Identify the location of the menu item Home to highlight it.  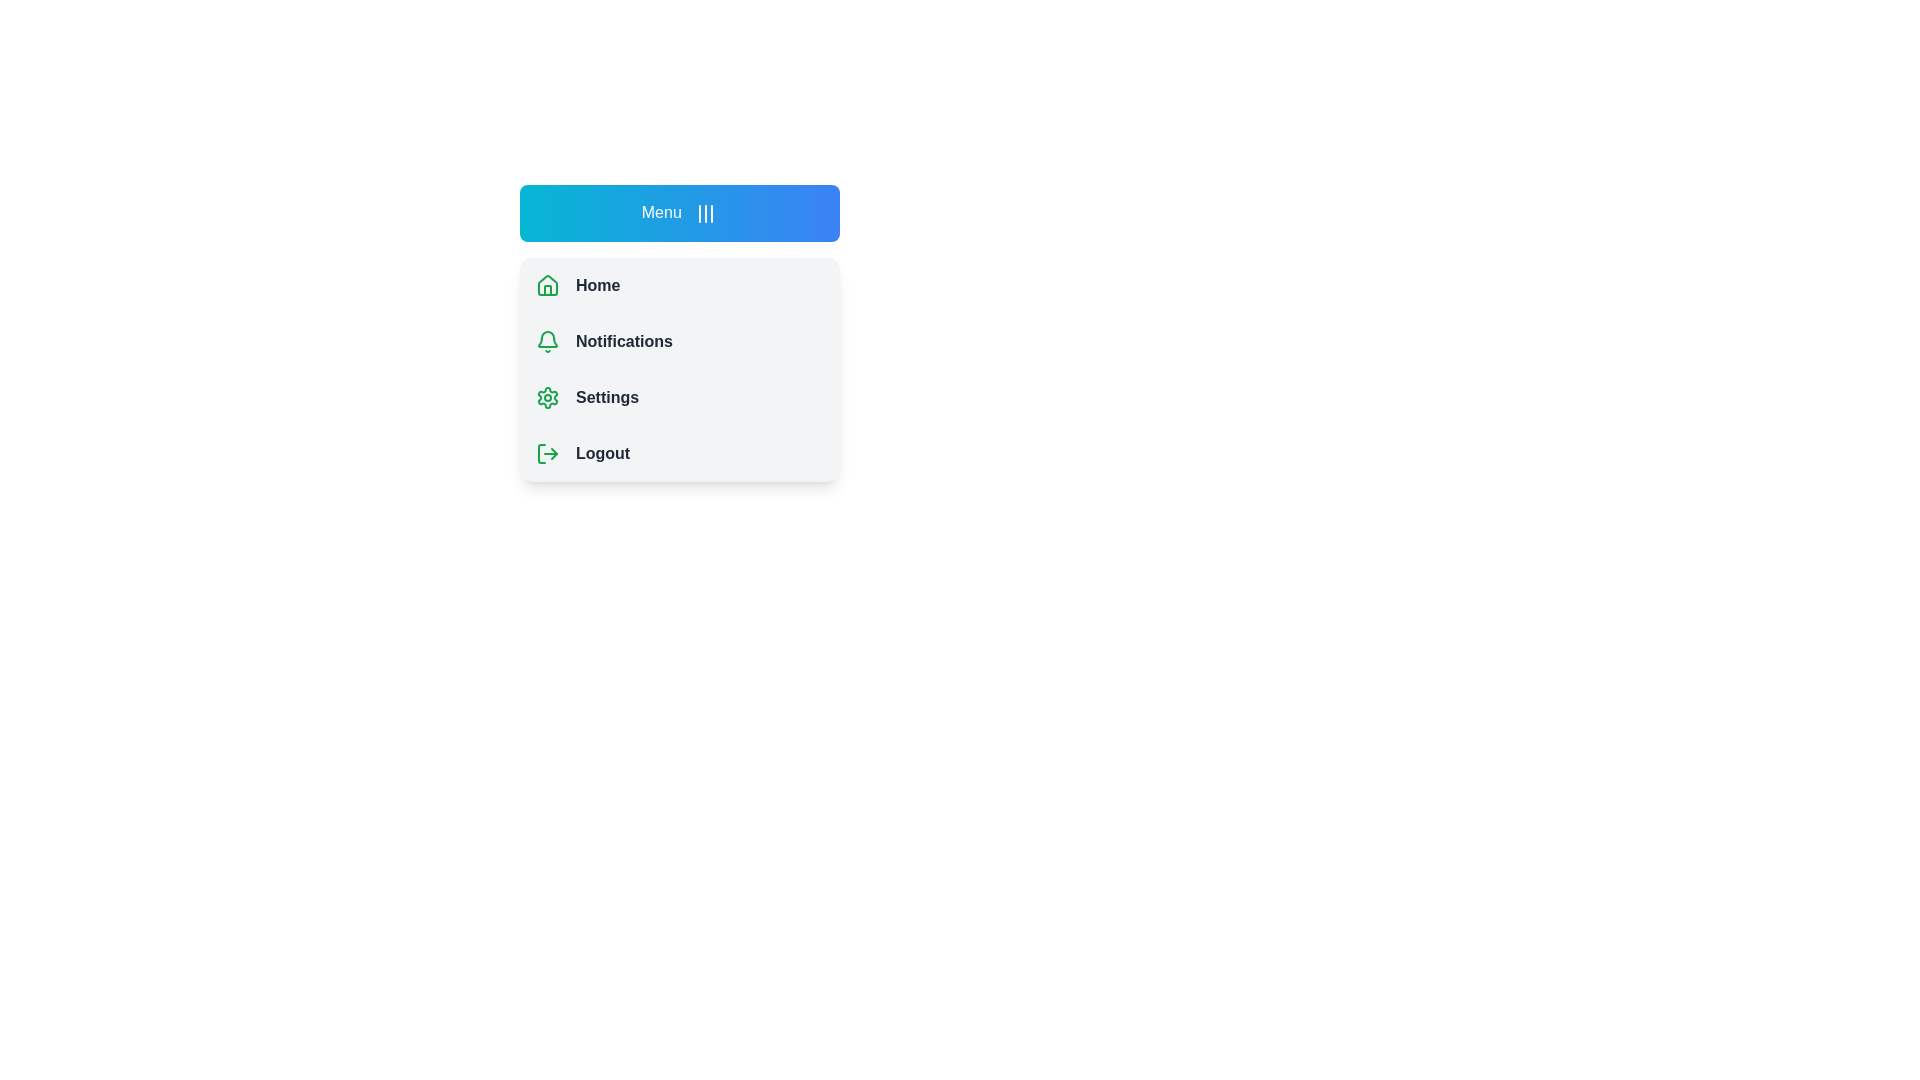
(680, 285).